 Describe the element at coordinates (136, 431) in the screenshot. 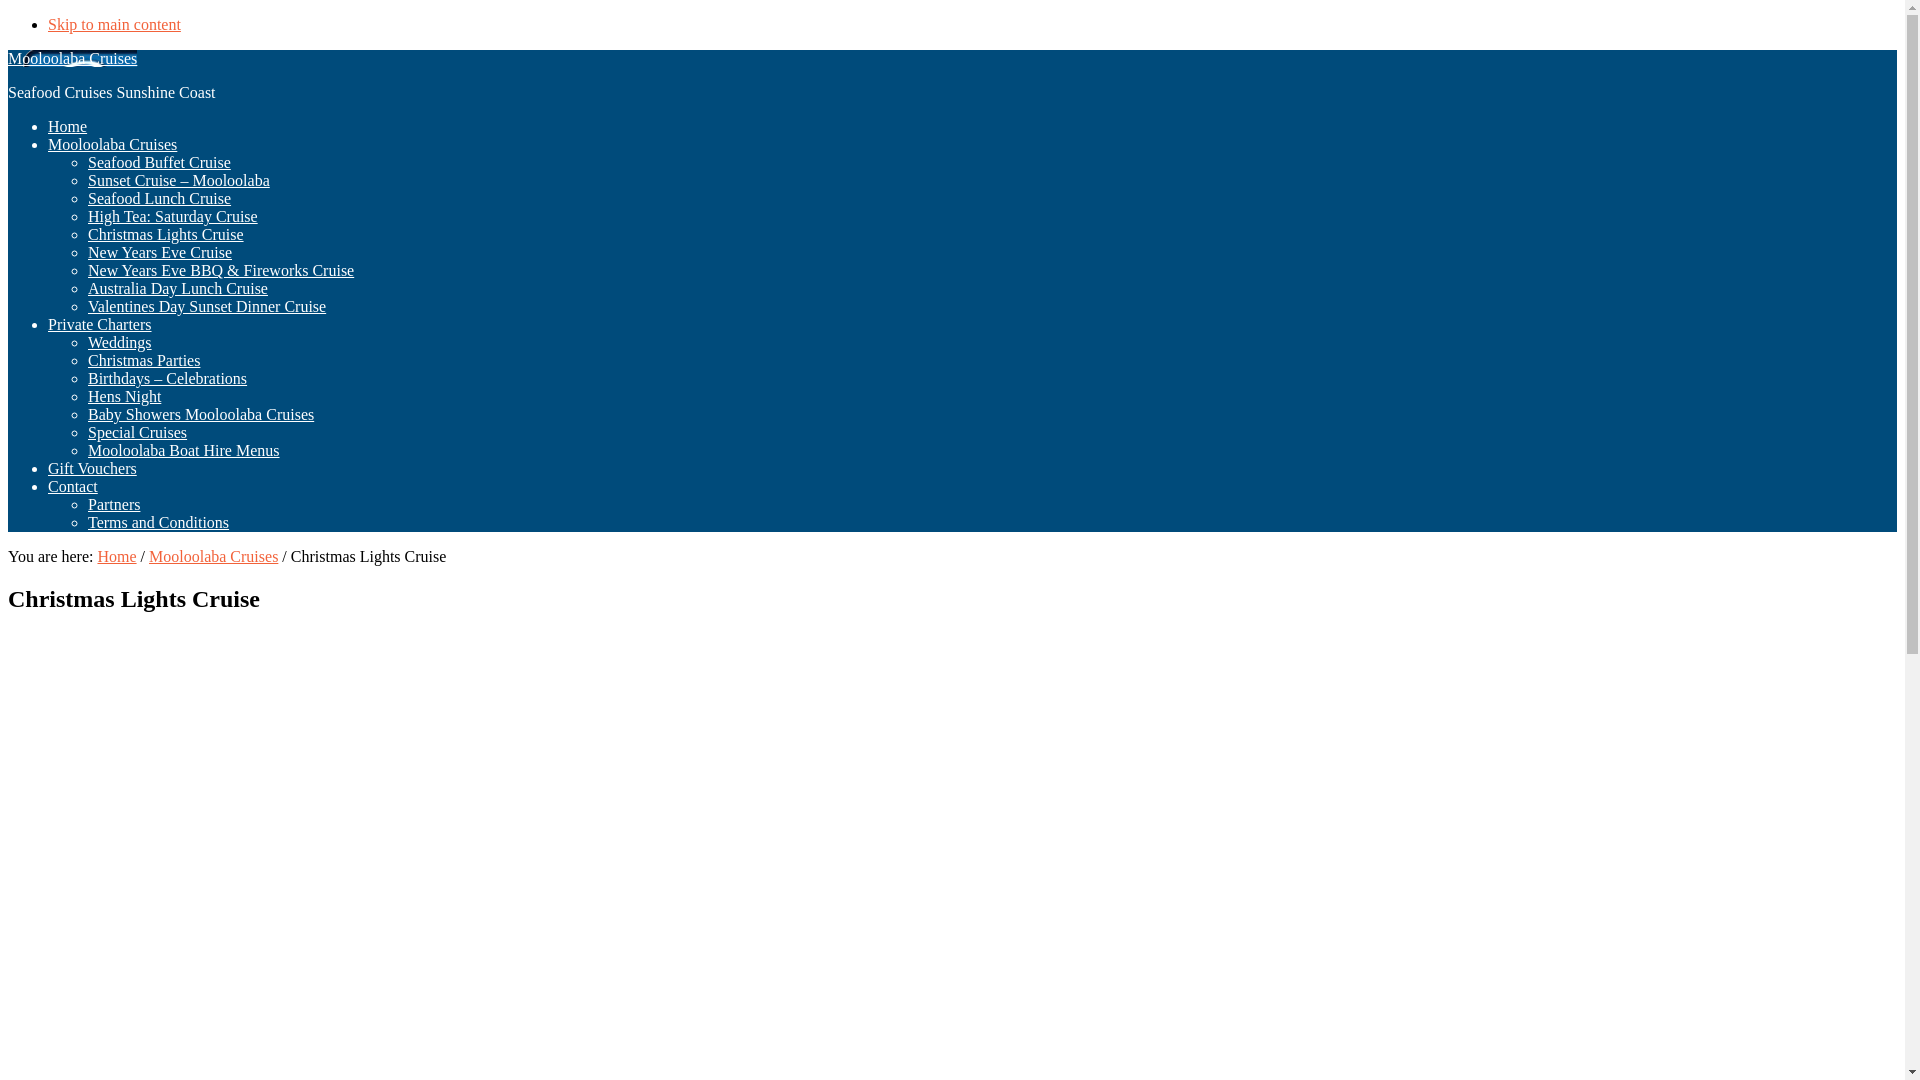

I see `'Special Cruises'` at that location.